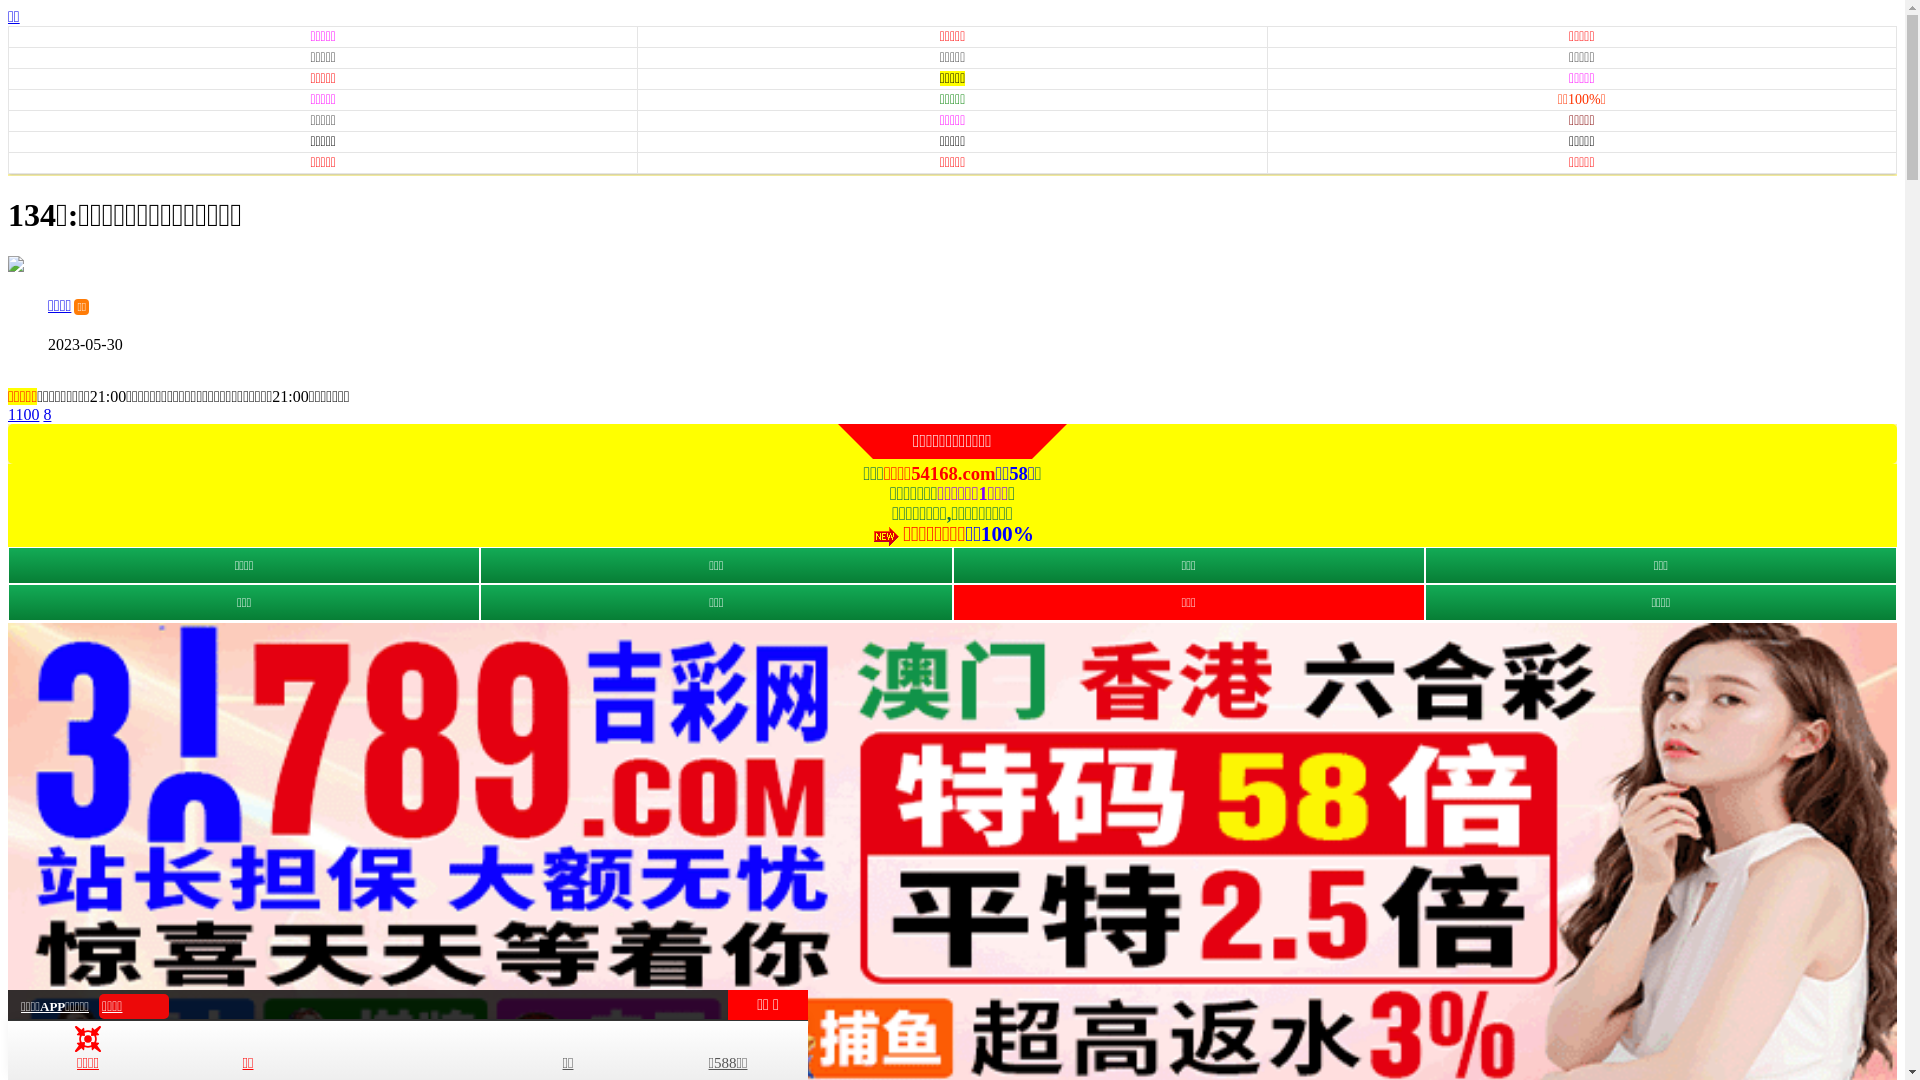 Image resolution: width=1920 pixels, height=1080 pixels. I want to click on '1100', so click(8, 413).